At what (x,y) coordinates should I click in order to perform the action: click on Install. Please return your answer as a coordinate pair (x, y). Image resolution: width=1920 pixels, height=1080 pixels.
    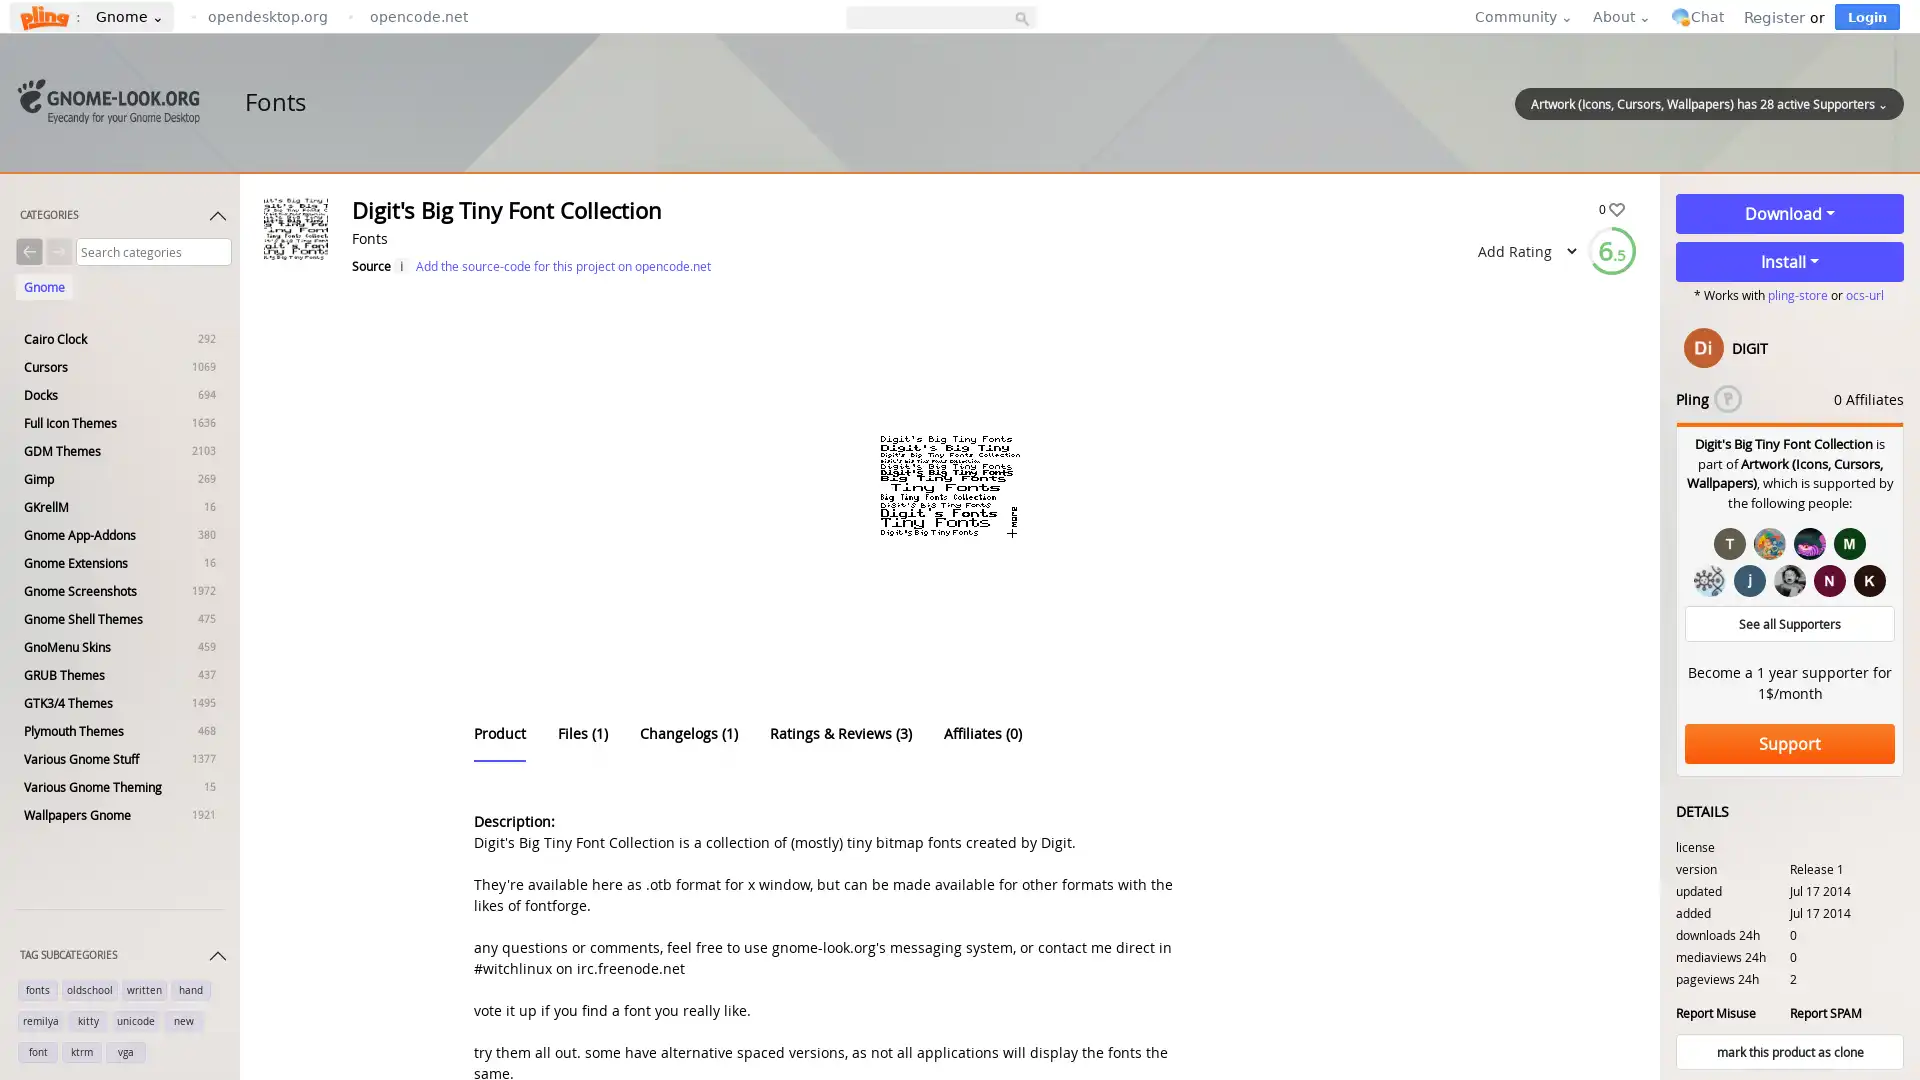
    Looking at the image, I should click on (1790, 261).